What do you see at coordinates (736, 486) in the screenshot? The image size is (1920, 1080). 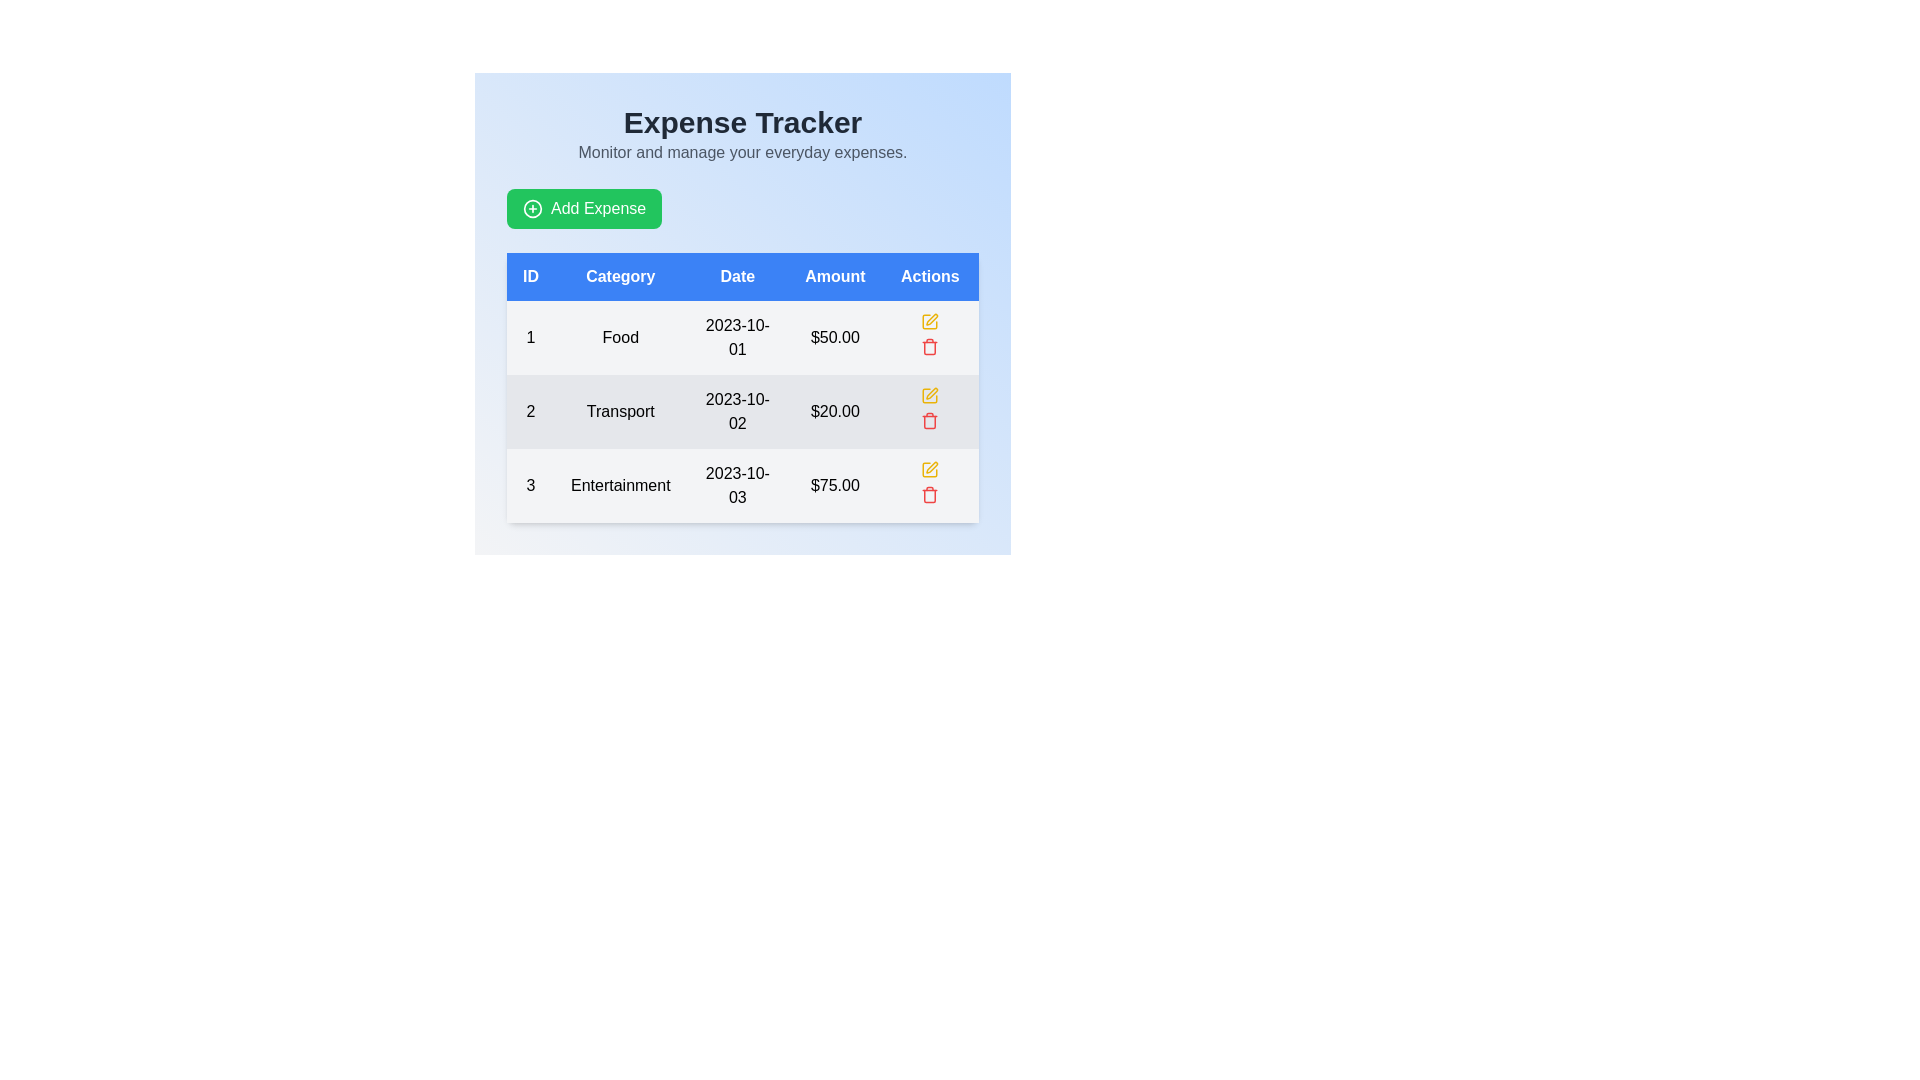 I see `the Text label displaying the date of the expense entry in the third row of the expense tracker table, located under the 'Date' column adjacent to 'Entertainment' and '$75.00'` at bounding box center [736, 486].